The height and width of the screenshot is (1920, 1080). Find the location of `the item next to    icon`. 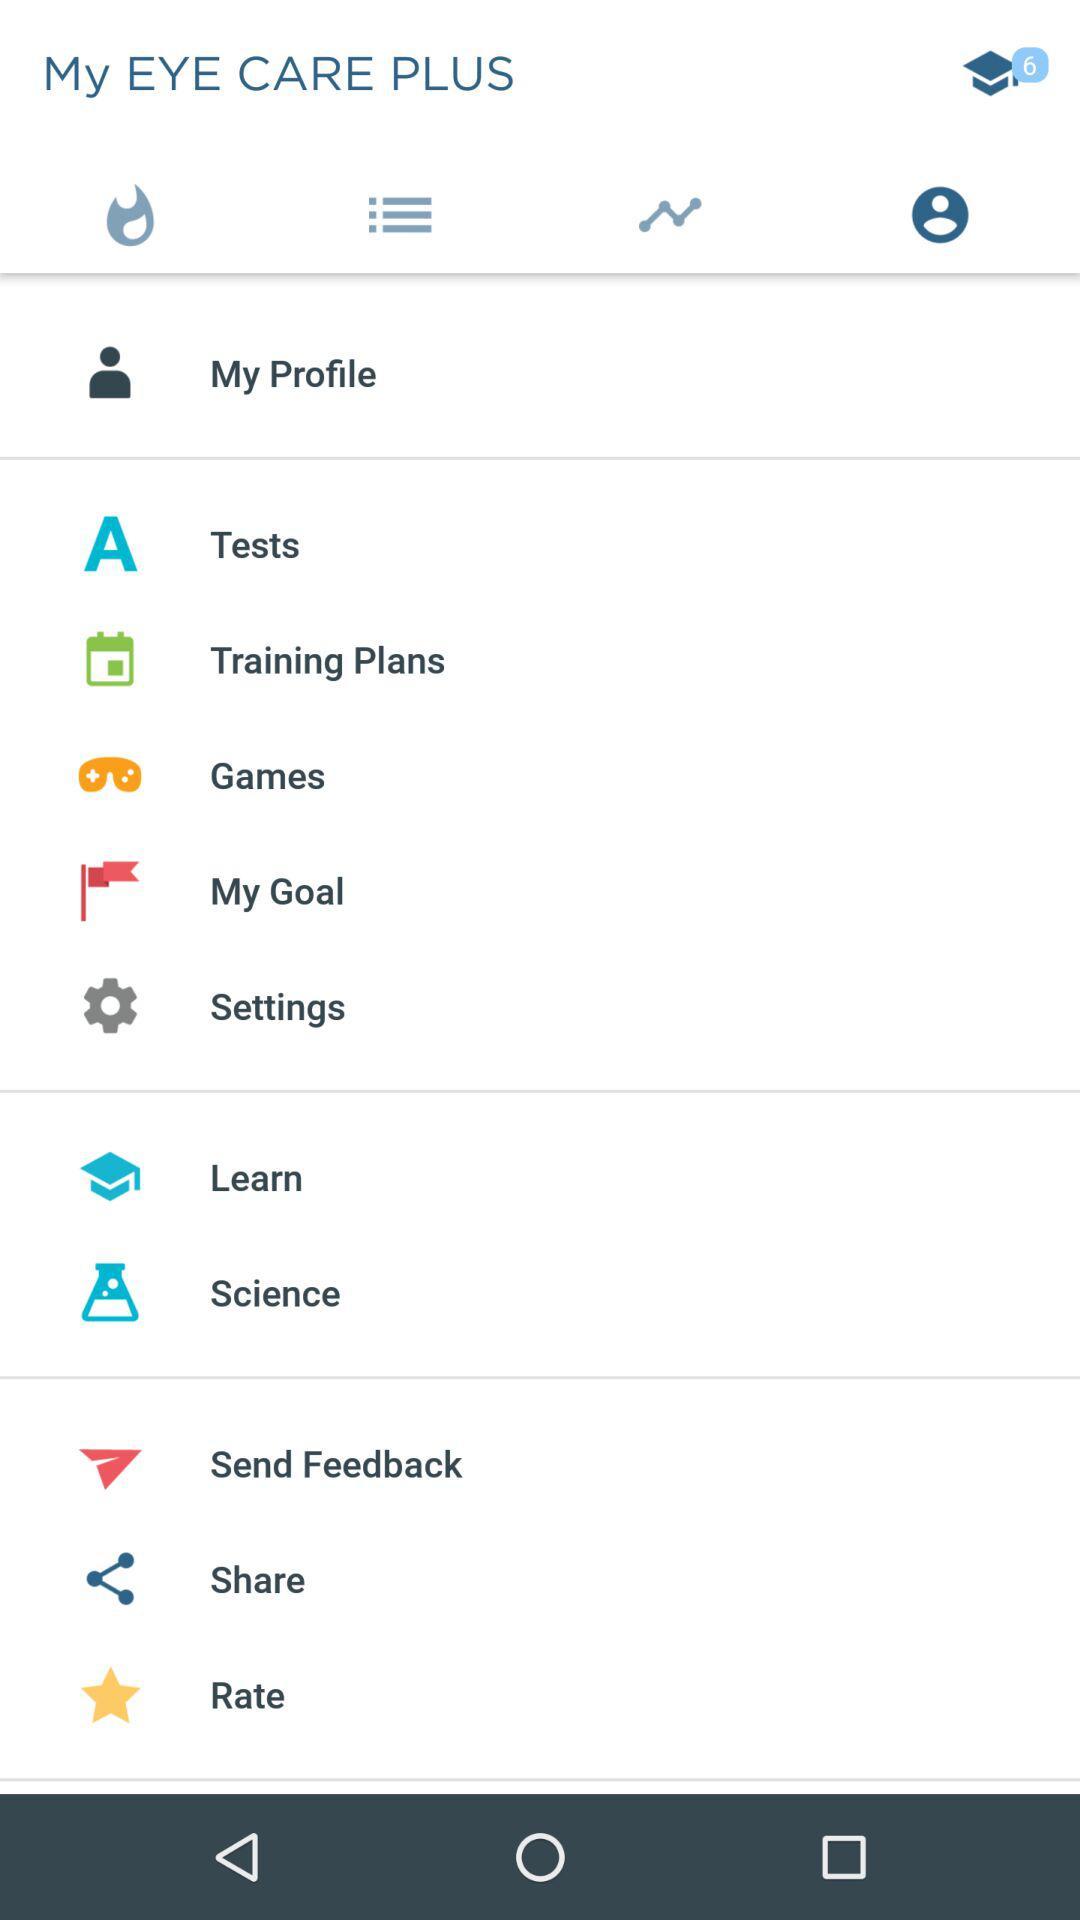

the item next to    icon is located at coordinates (945, 210).